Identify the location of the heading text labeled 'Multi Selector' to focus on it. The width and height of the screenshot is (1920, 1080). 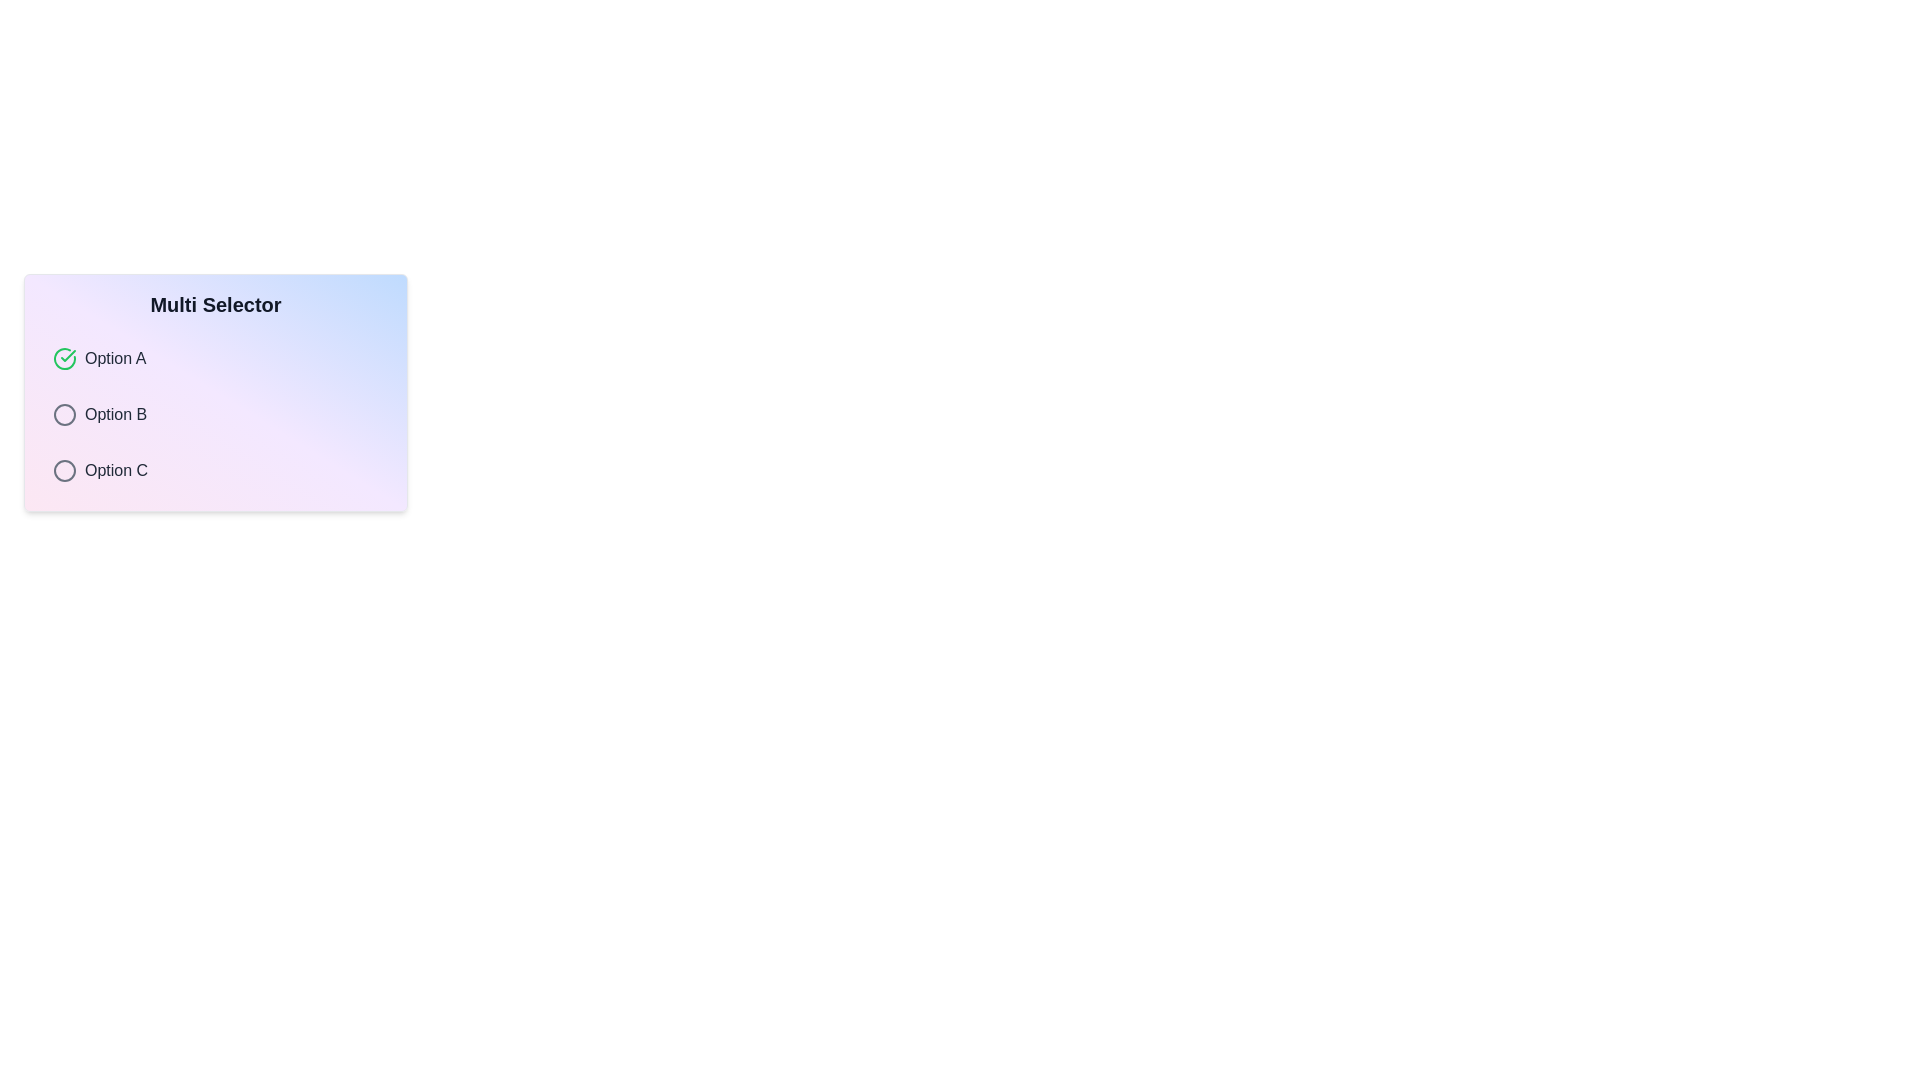
(216, 304).